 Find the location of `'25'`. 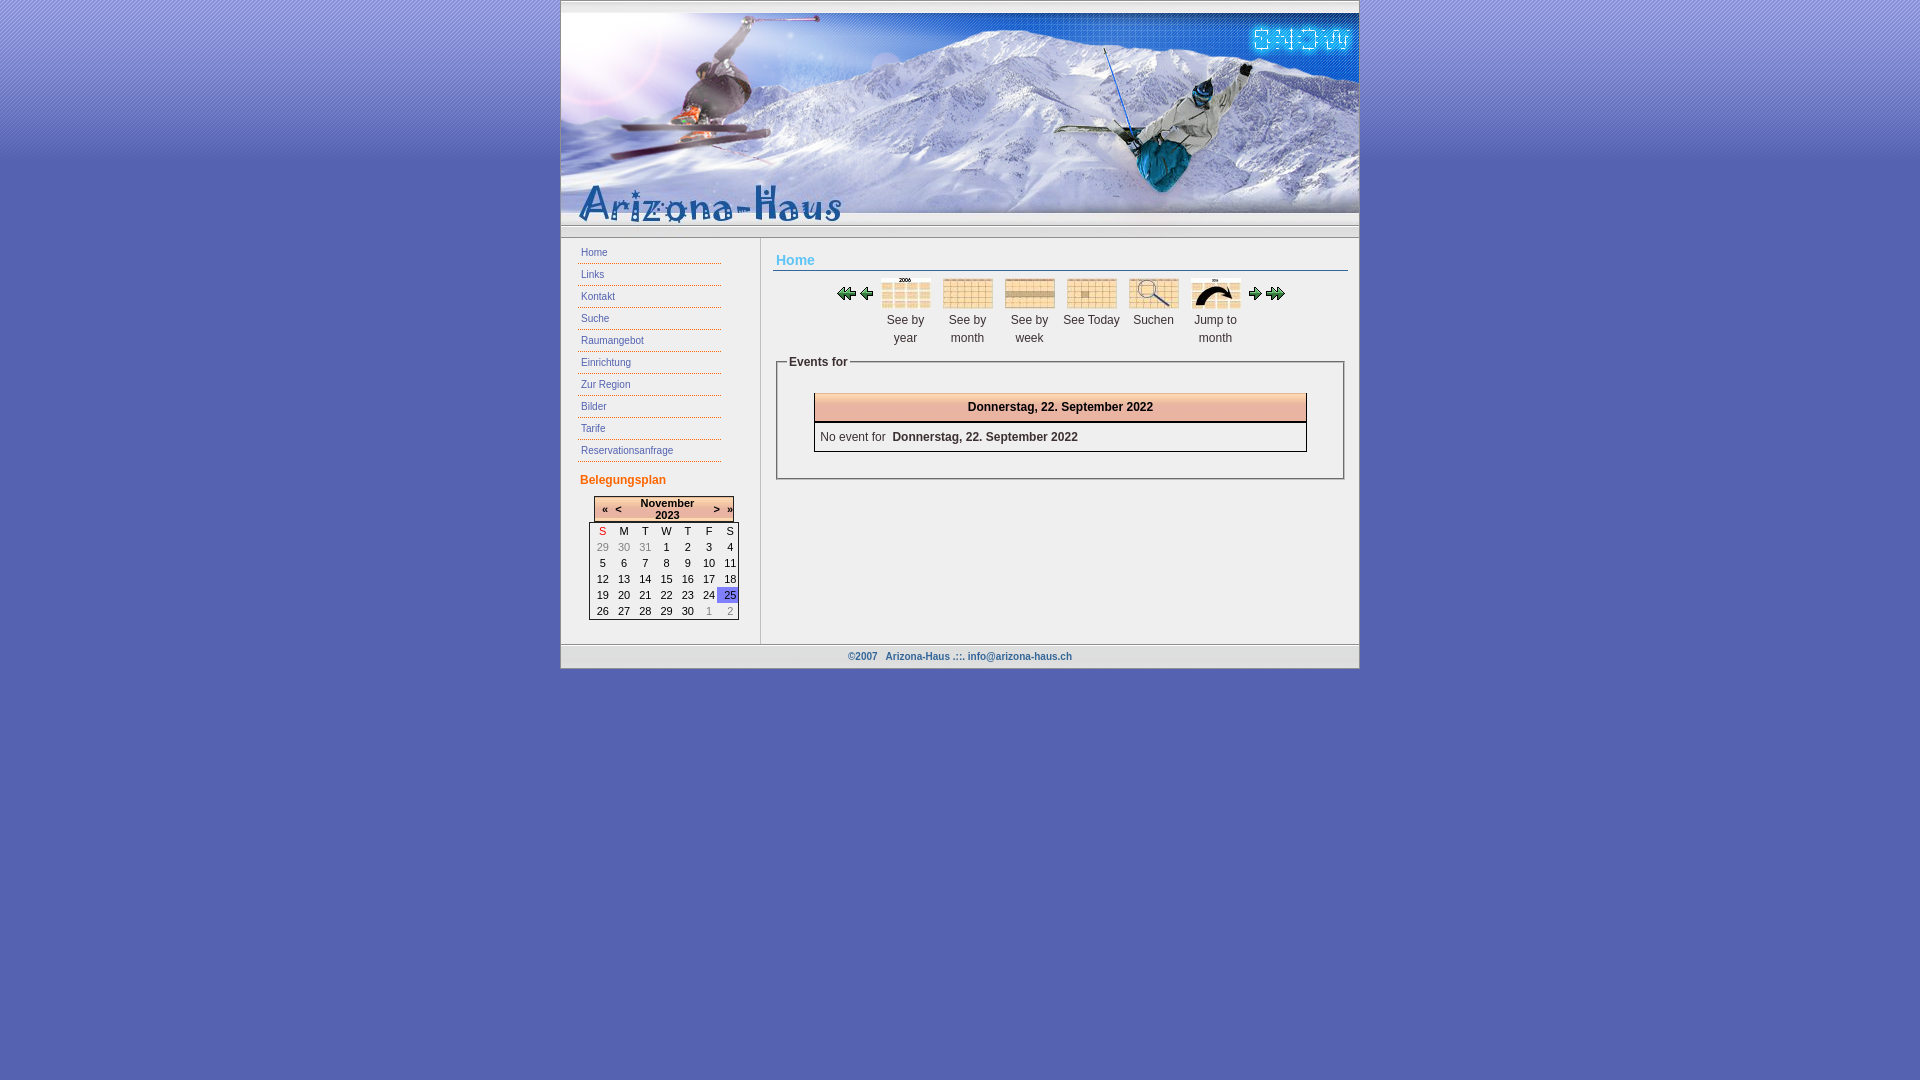

'25' is located at coordinates (728, 593).